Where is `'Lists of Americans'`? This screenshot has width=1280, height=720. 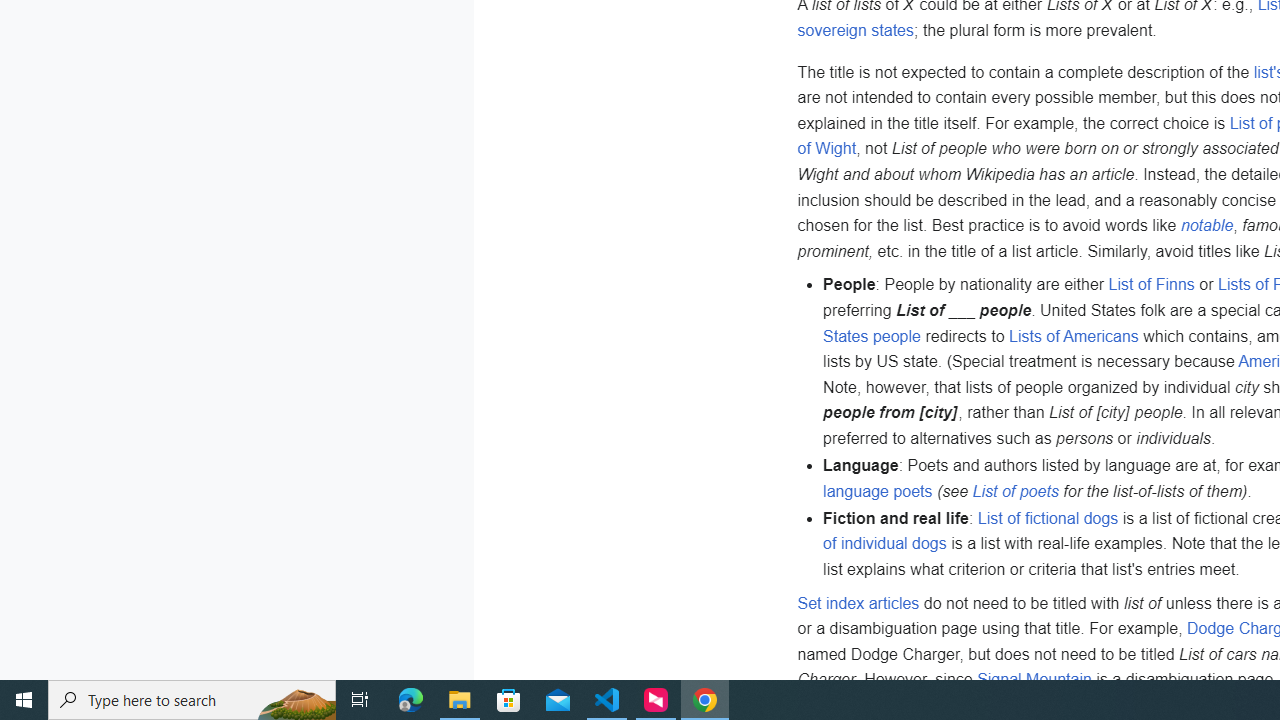 'Lists of Americans' is located at coordinates (1072, 334).